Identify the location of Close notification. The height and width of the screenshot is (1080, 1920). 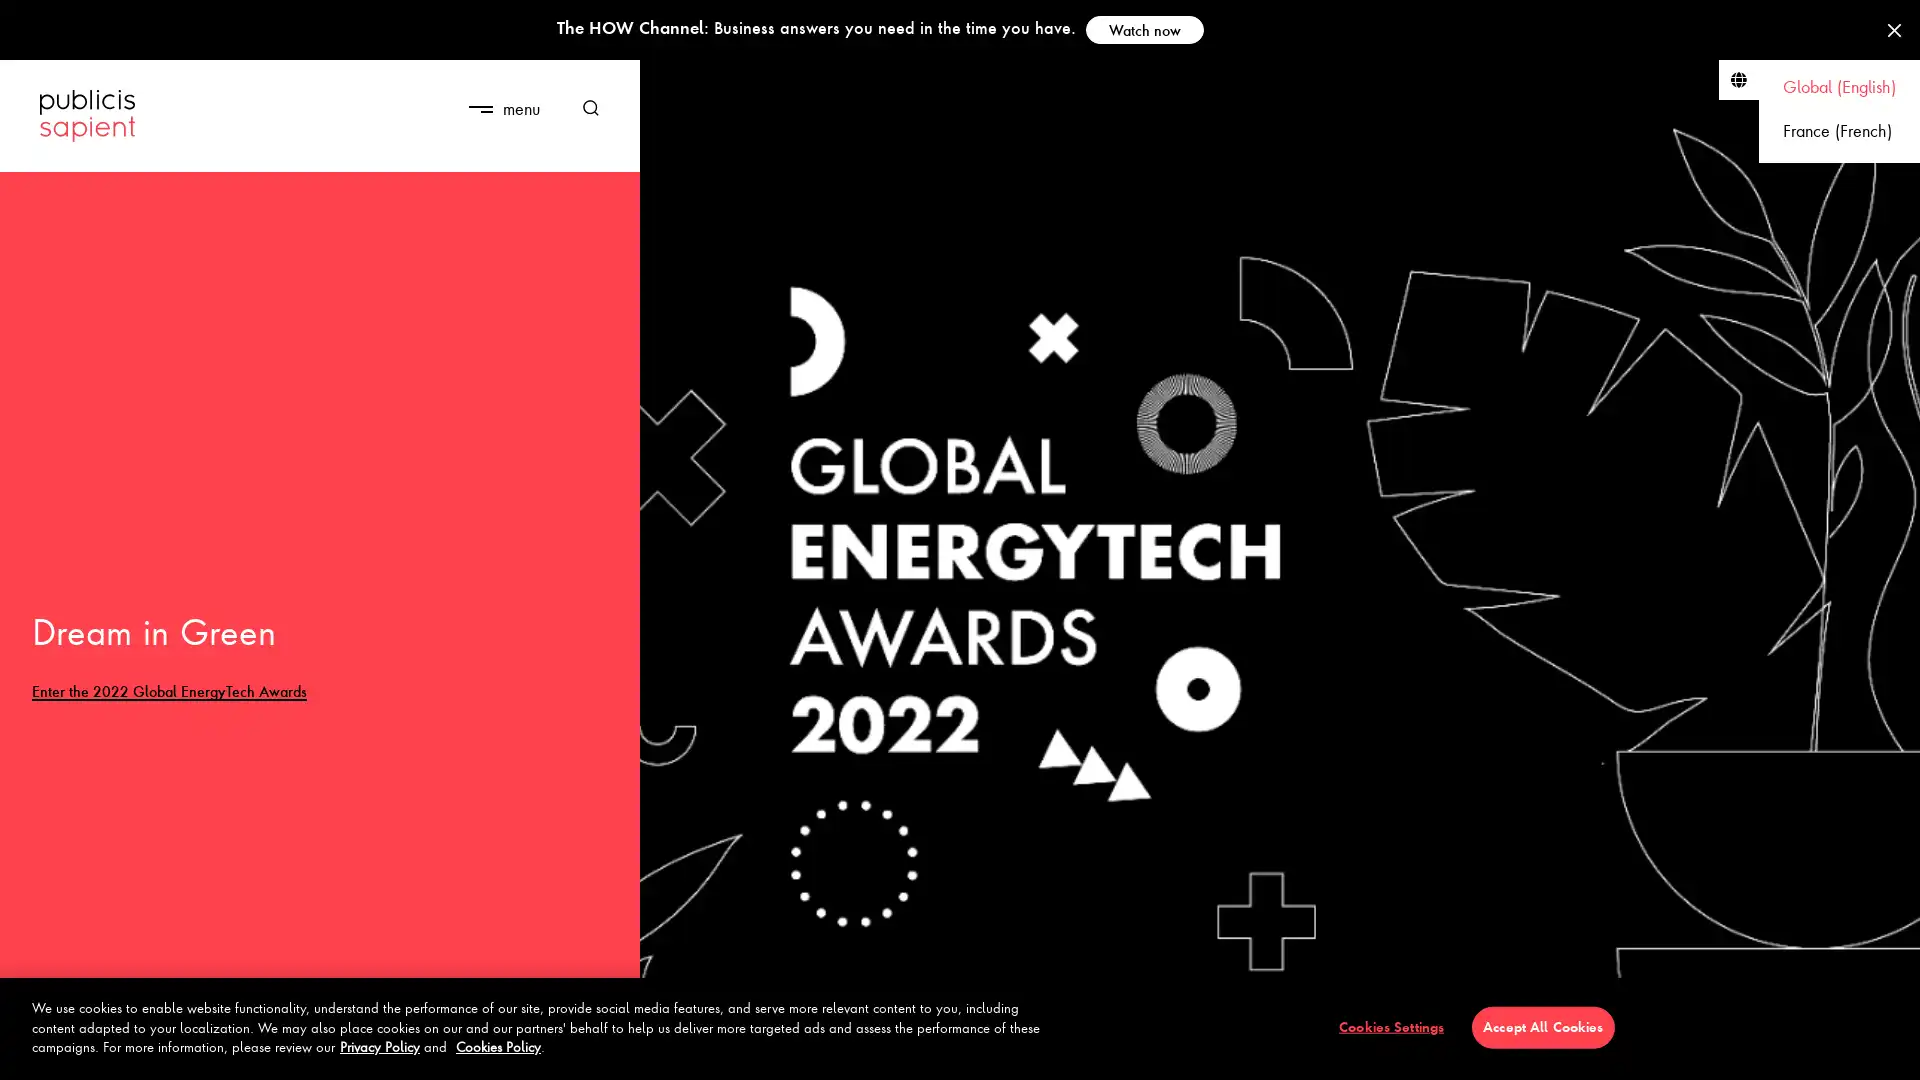
(1893, 30).